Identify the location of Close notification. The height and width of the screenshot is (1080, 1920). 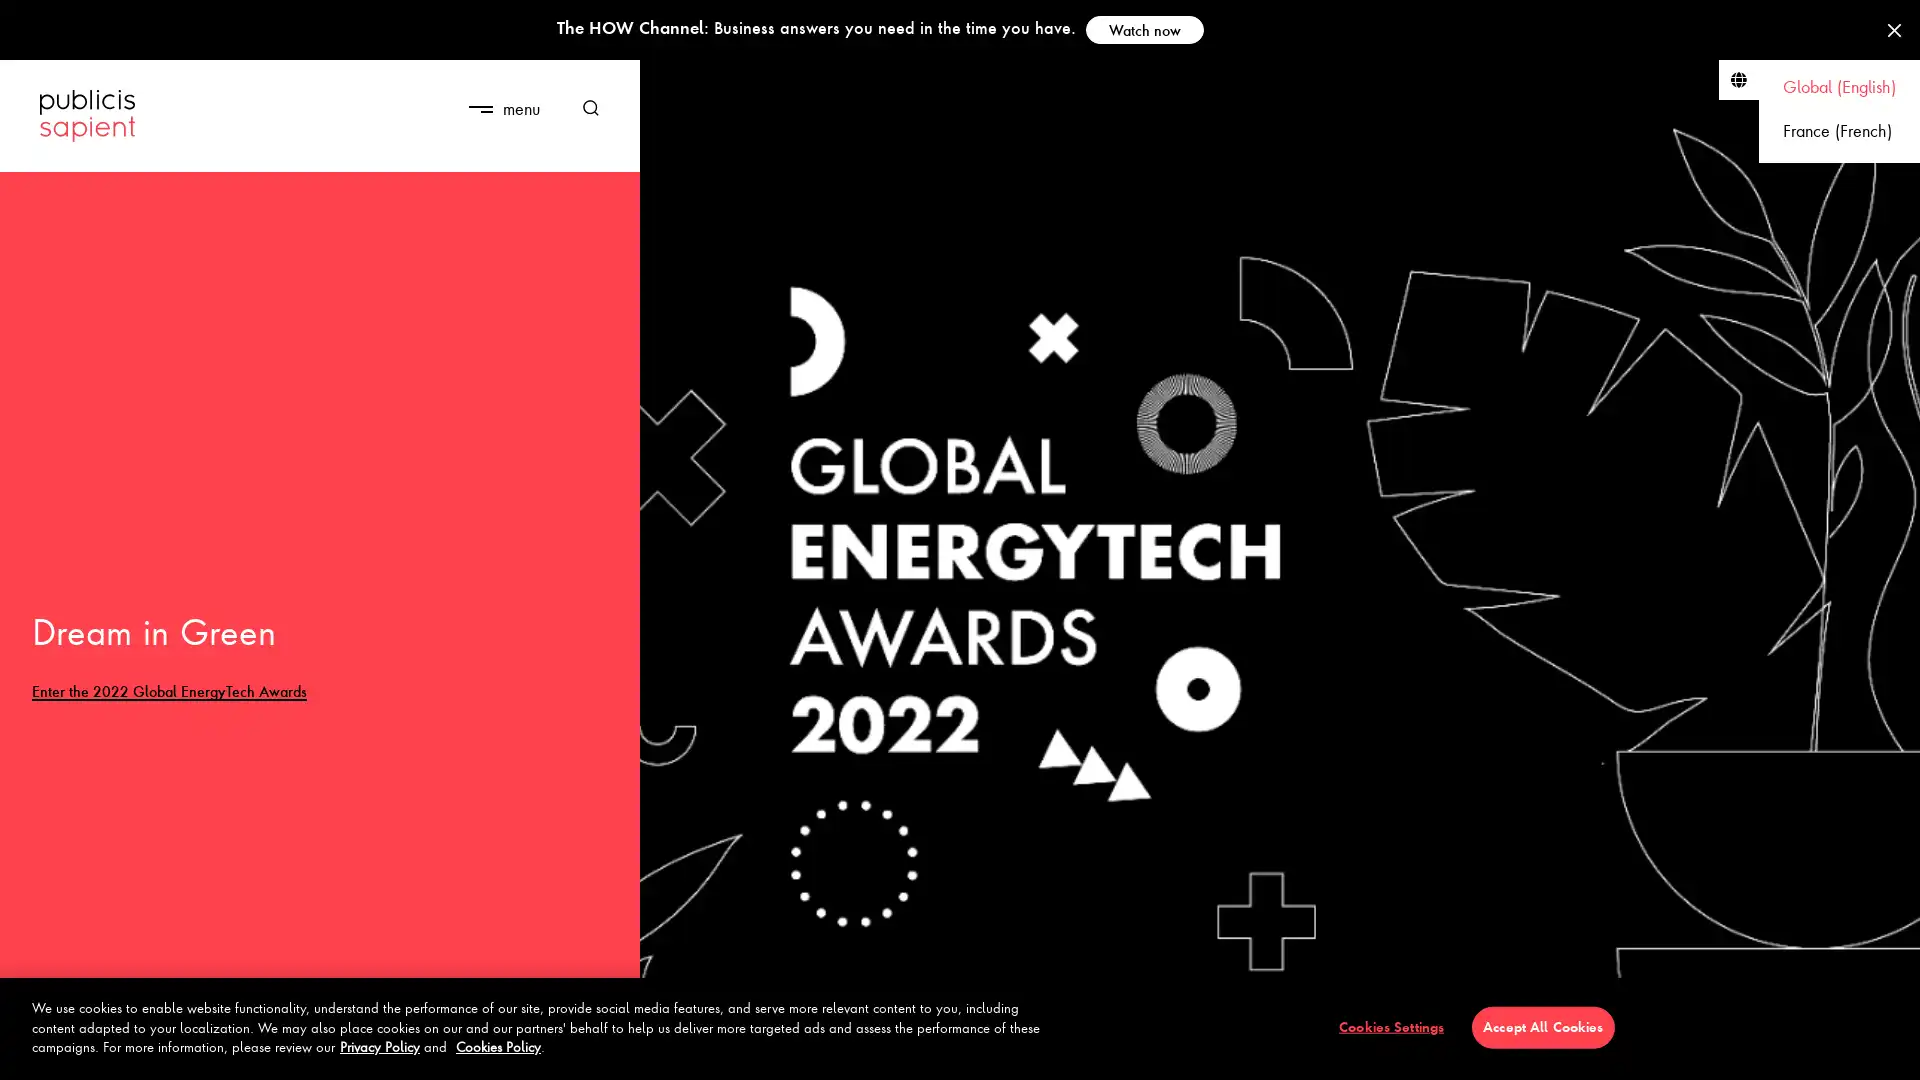
(1893, 30).